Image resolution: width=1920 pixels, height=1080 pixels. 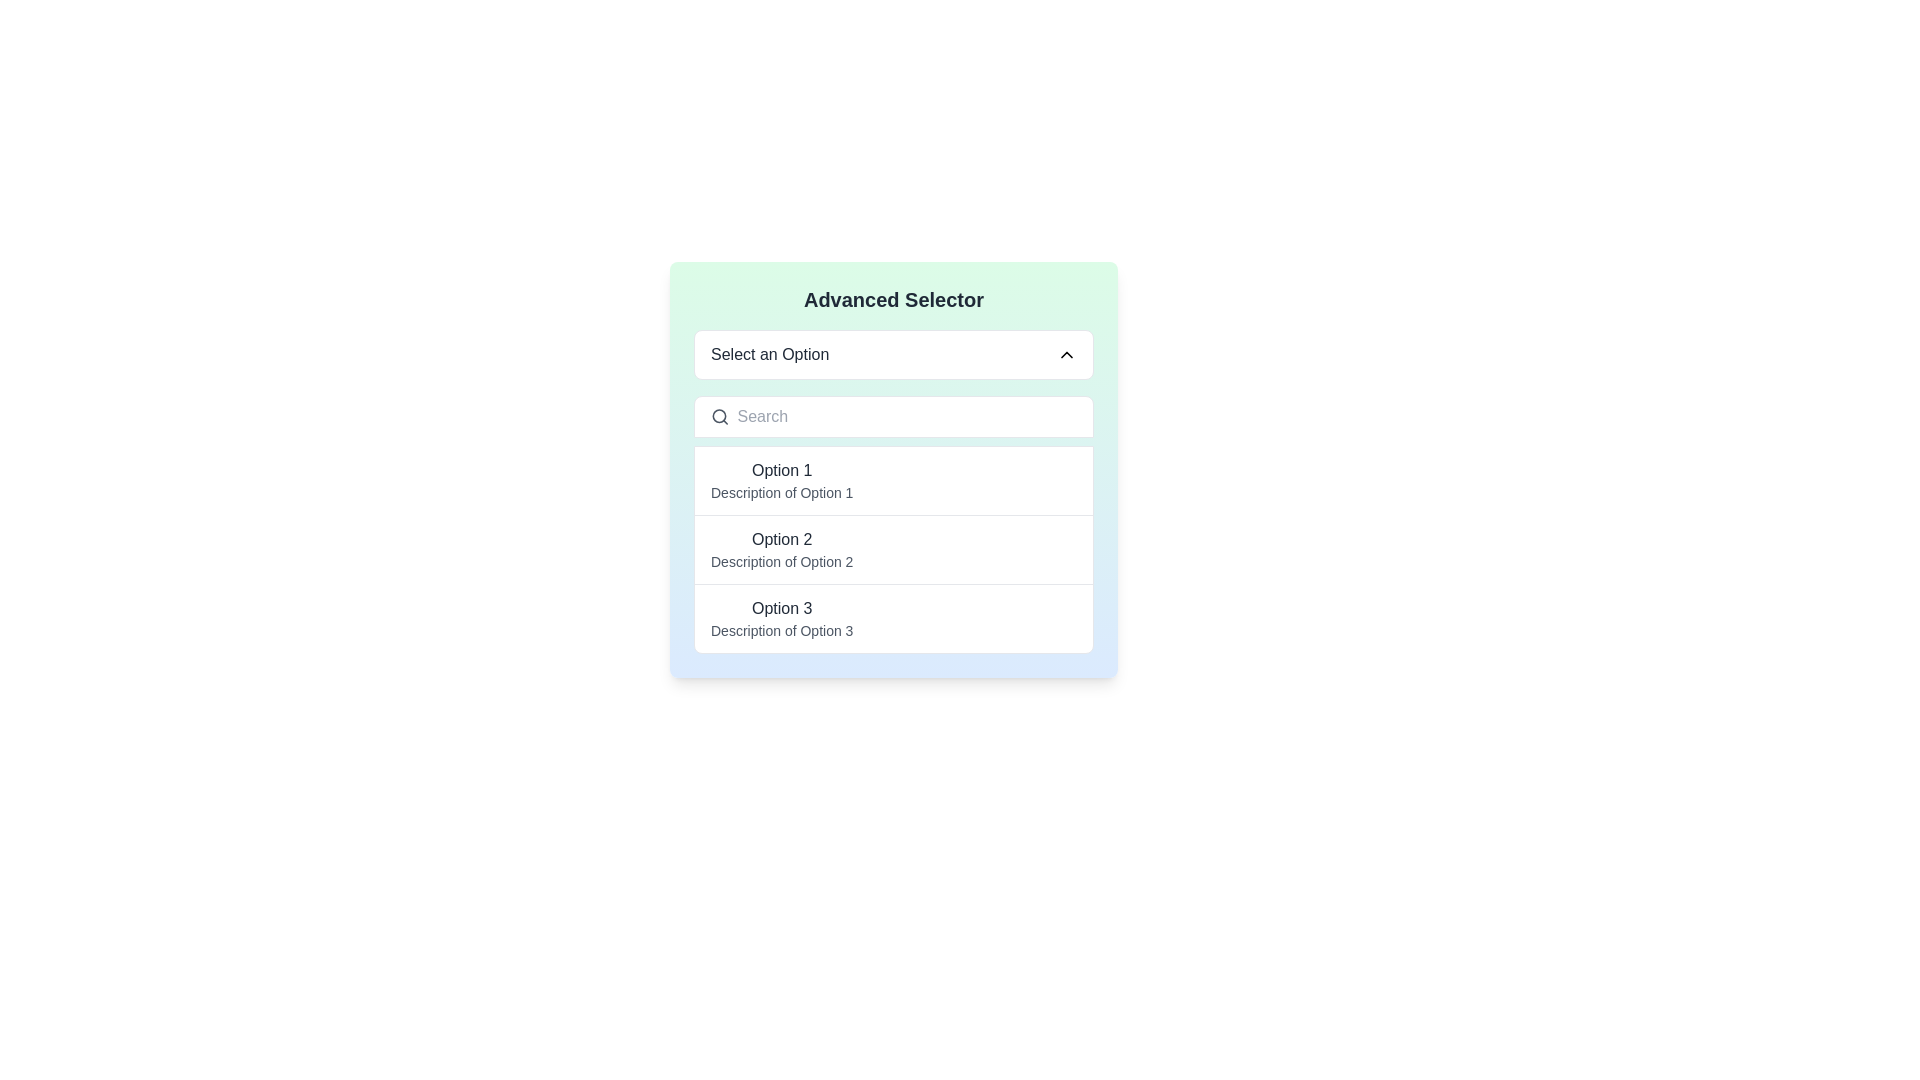 I want to click on the 'Option 2' list item in the dropdown menu, so click(x=781, y=550).